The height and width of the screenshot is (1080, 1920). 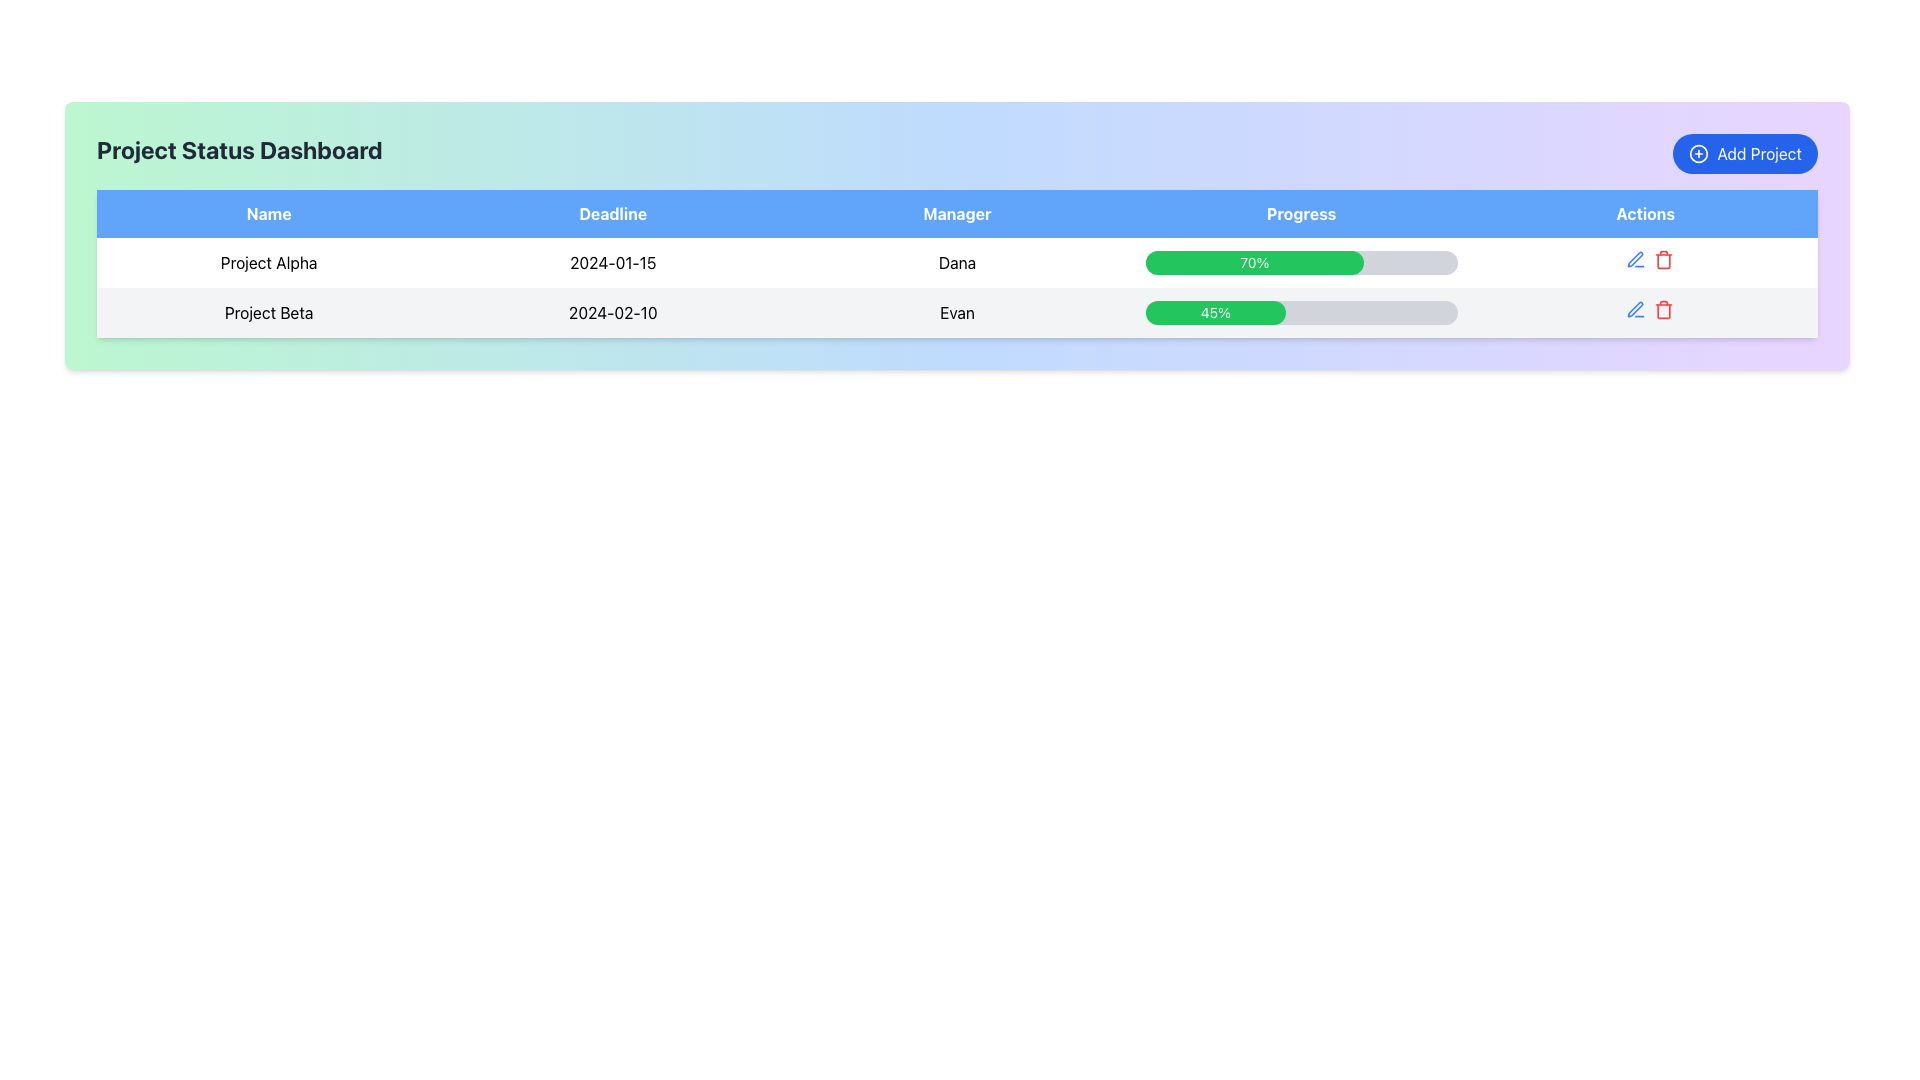 I want to click on the static text label indicating the deadline date for the project in the second row of the table, so click(x=612, y=312).